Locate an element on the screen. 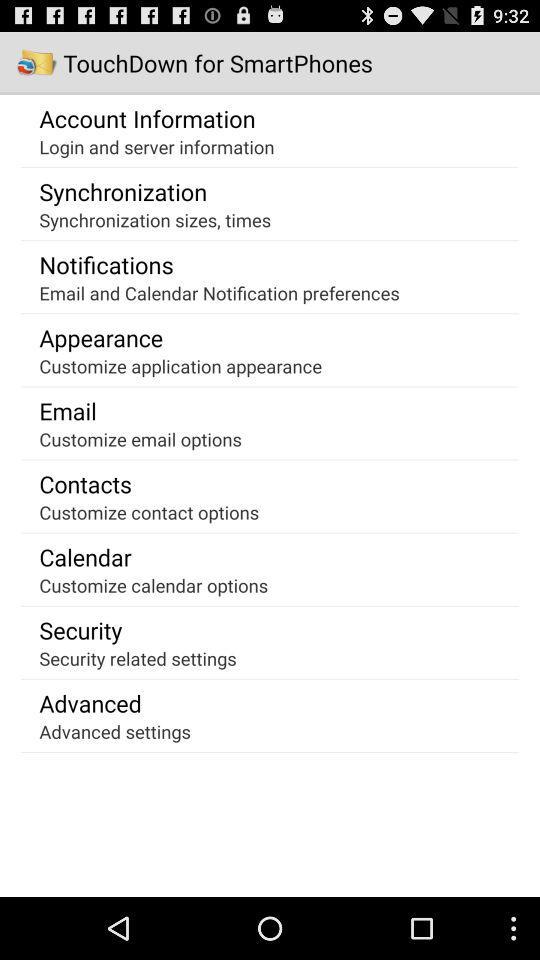 Image resolution: width=540 pixels, height=960 pixels. app below the synchronization is located at coordinates (154, 219).